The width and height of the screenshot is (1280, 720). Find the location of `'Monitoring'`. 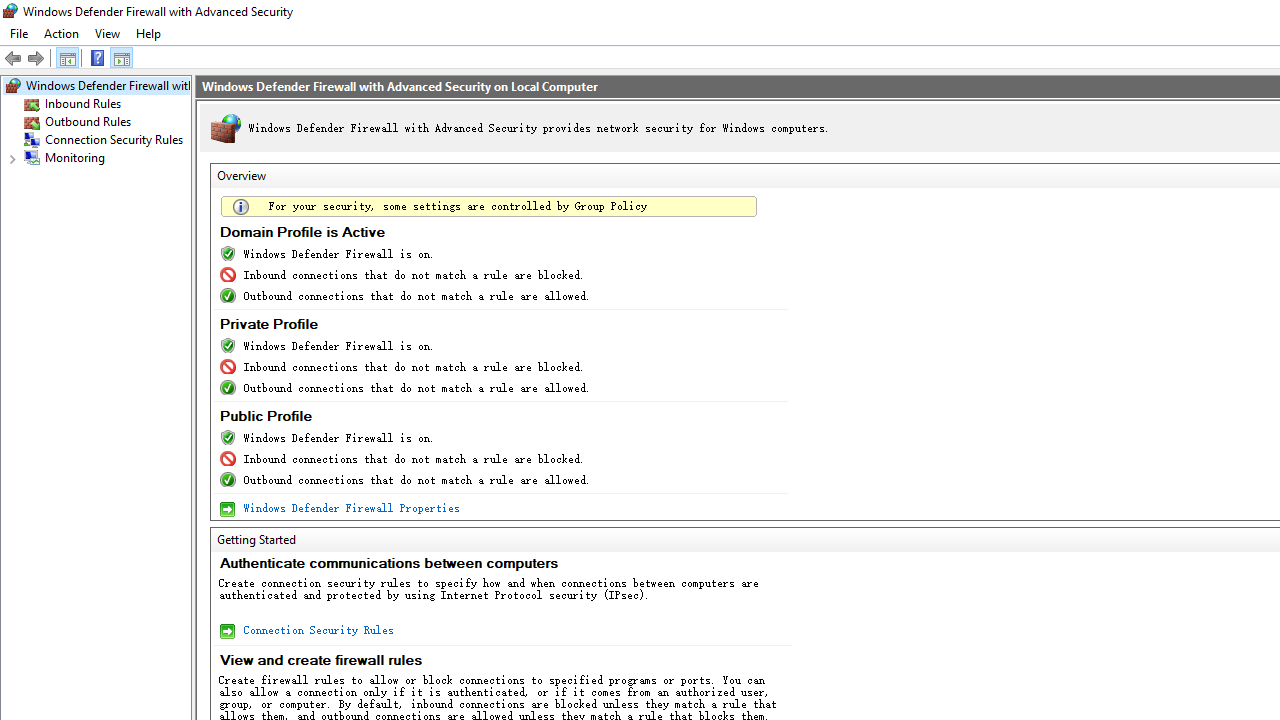

'Monitoring' is located at coordinates (75, 157).